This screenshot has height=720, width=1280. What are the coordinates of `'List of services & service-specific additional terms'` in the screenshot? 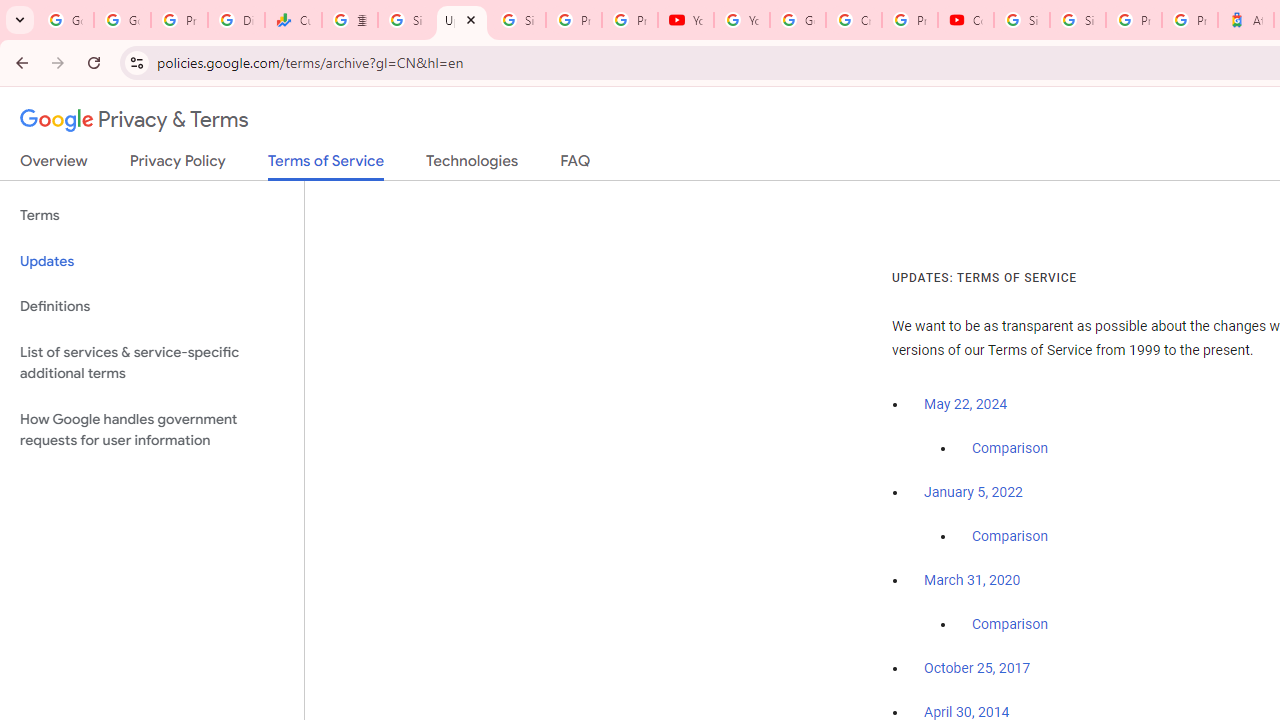 It's located at (151, 362).